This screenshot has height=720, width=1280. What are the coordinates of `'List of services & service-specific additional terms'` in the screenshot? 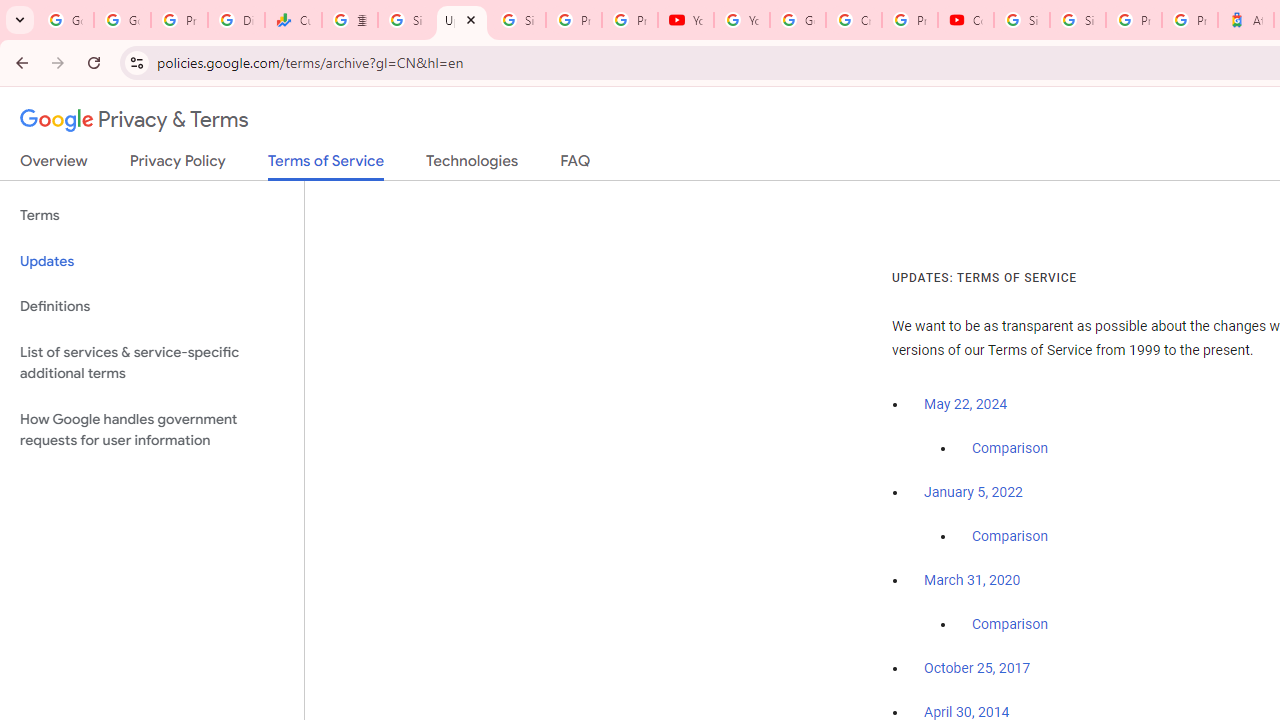 It's located at (151, 362).